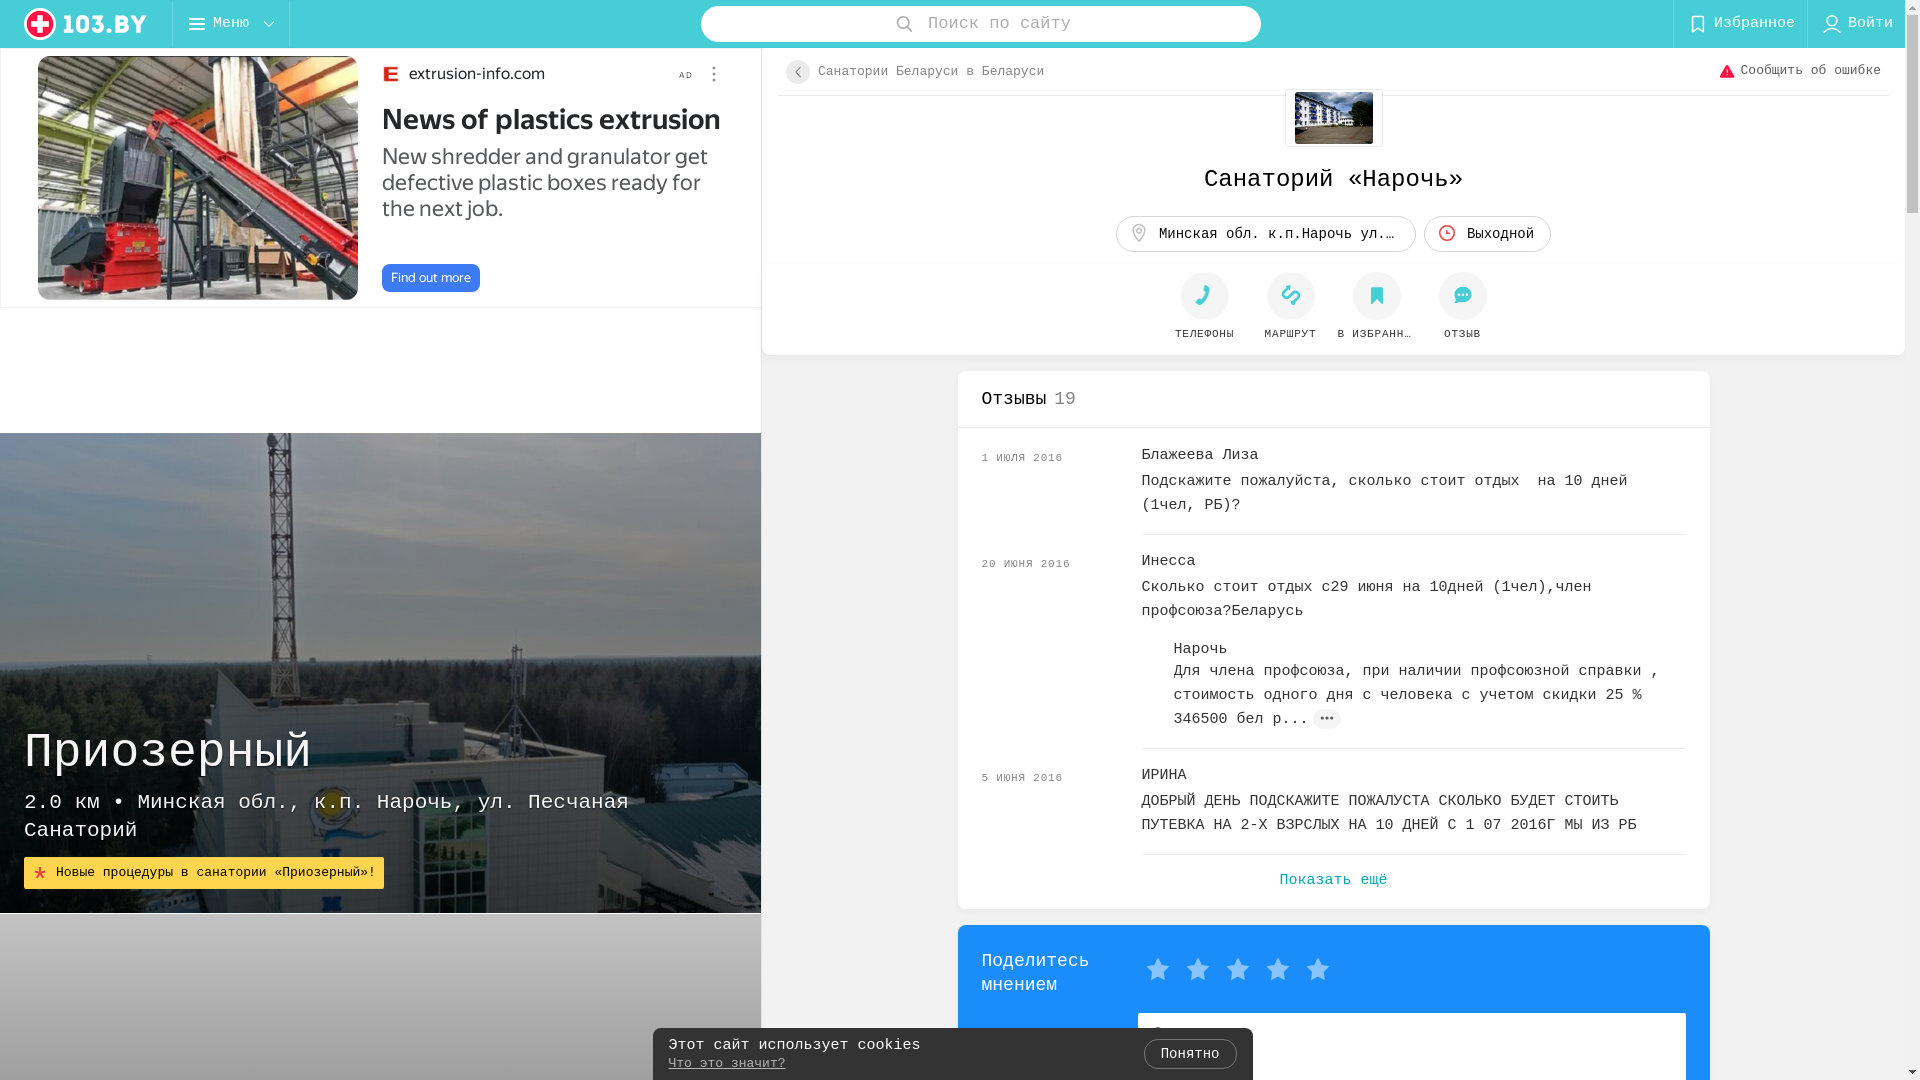  I want to click on 'logo', so click(24, 23).